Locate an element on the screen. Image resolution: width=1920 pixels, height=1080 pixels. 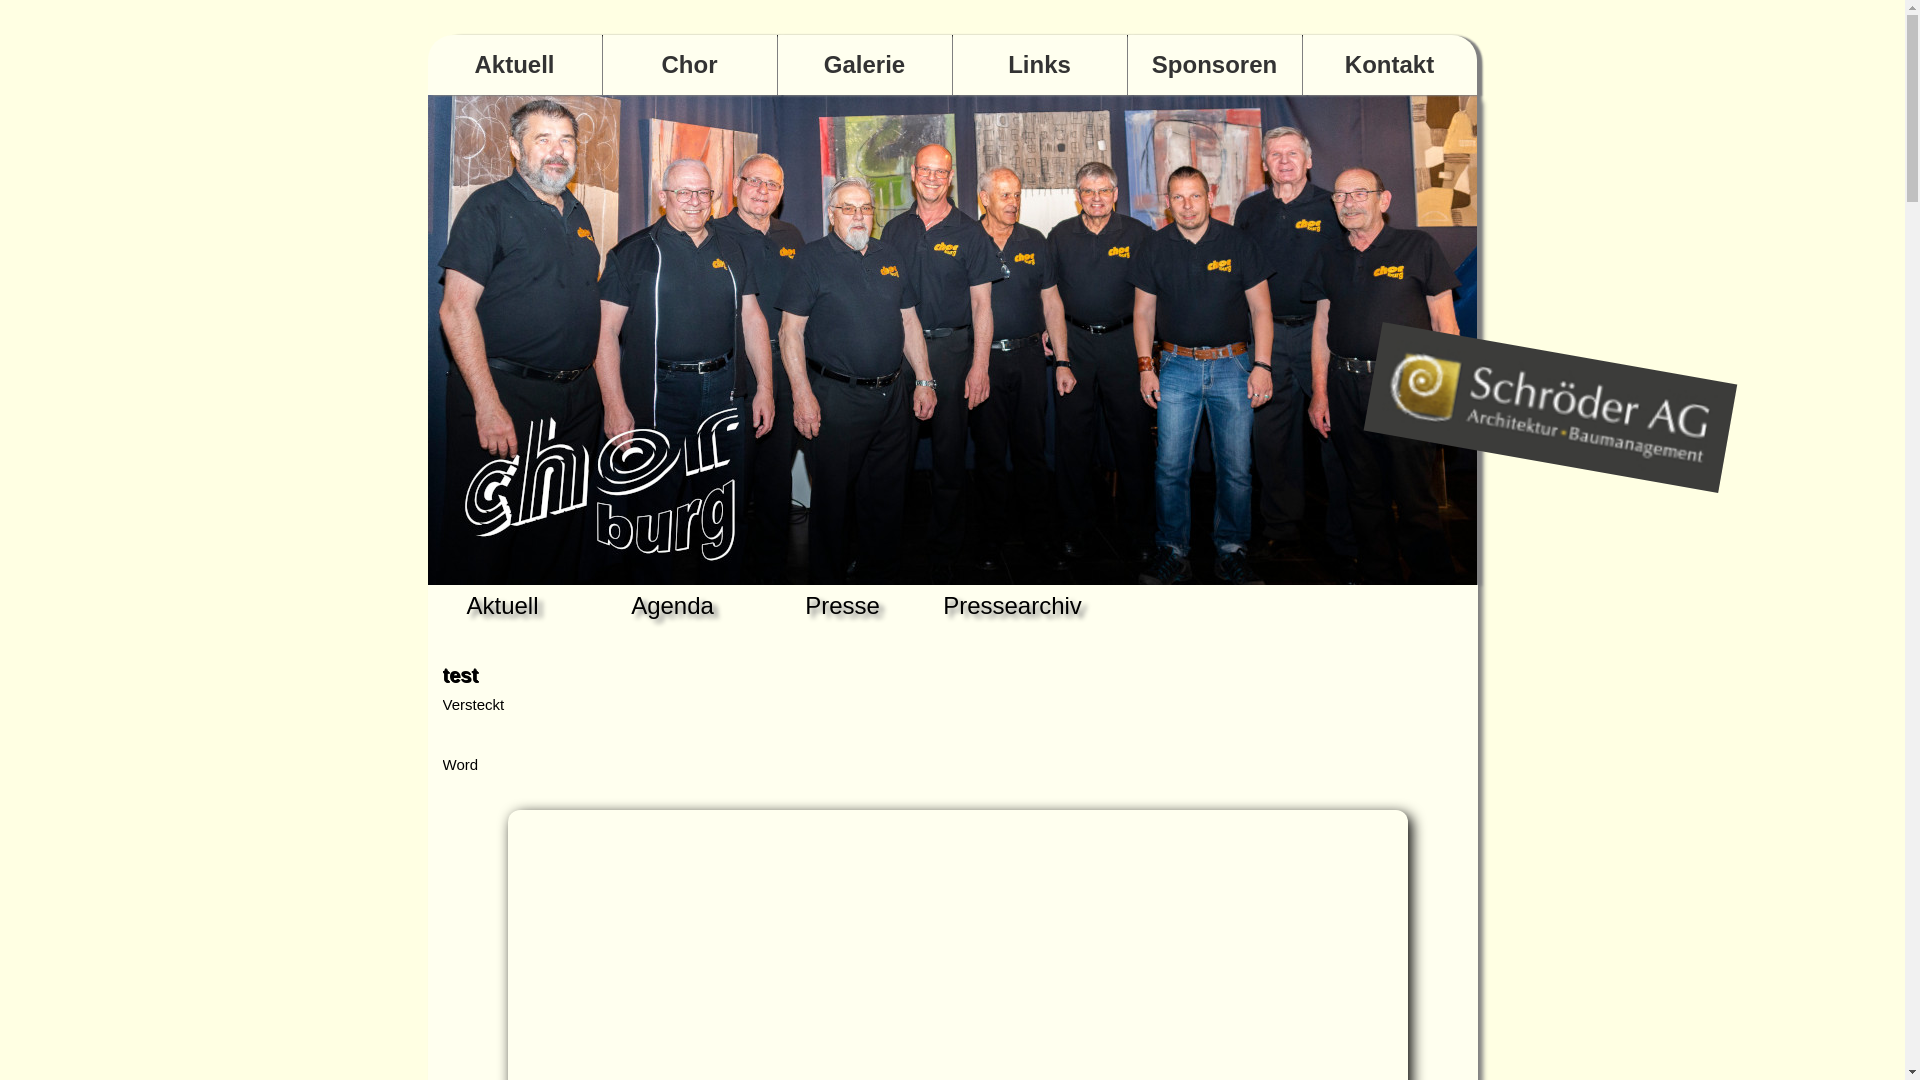
'Sponsoren' is located at coordinates (1128, 64).